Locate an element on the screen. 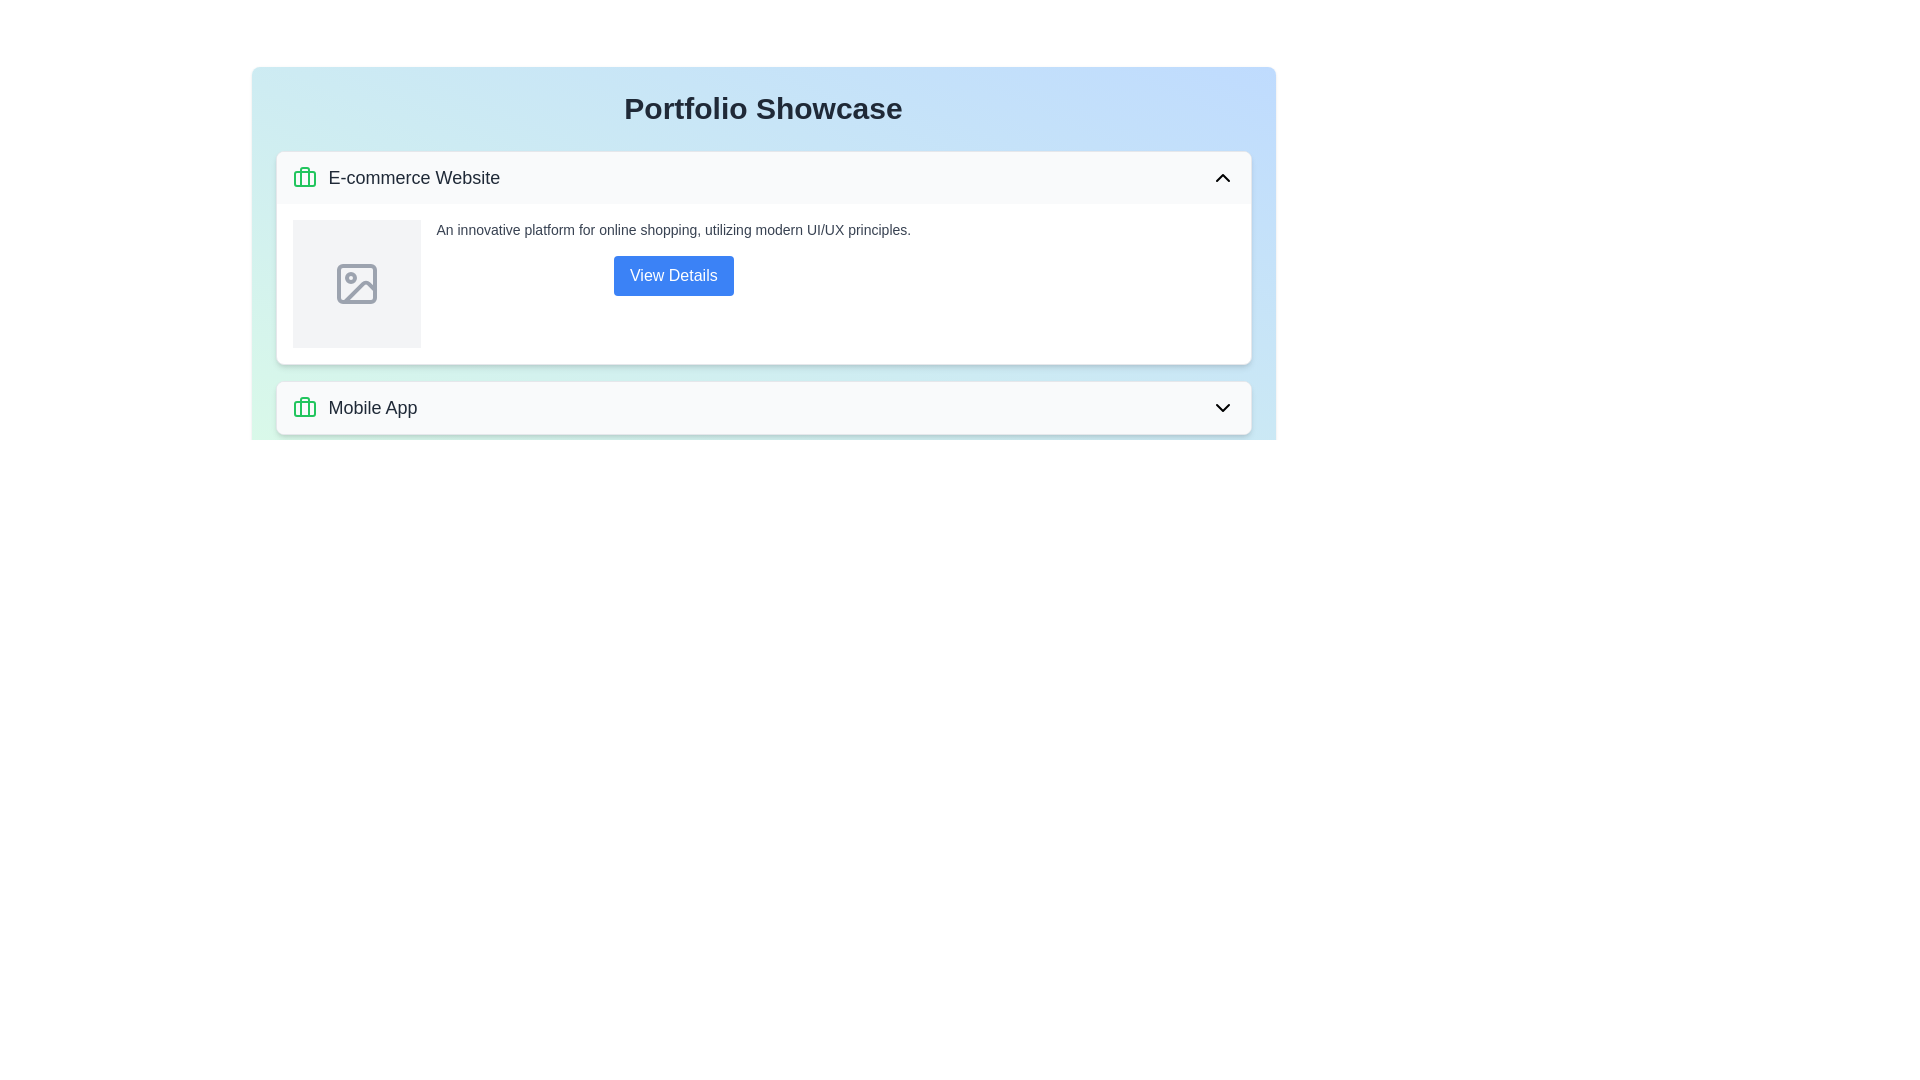  the small upward-pointing black arrow icon located at the far right of the header of the 'E-commerce Website' section is located at coordinates (1221, 176).